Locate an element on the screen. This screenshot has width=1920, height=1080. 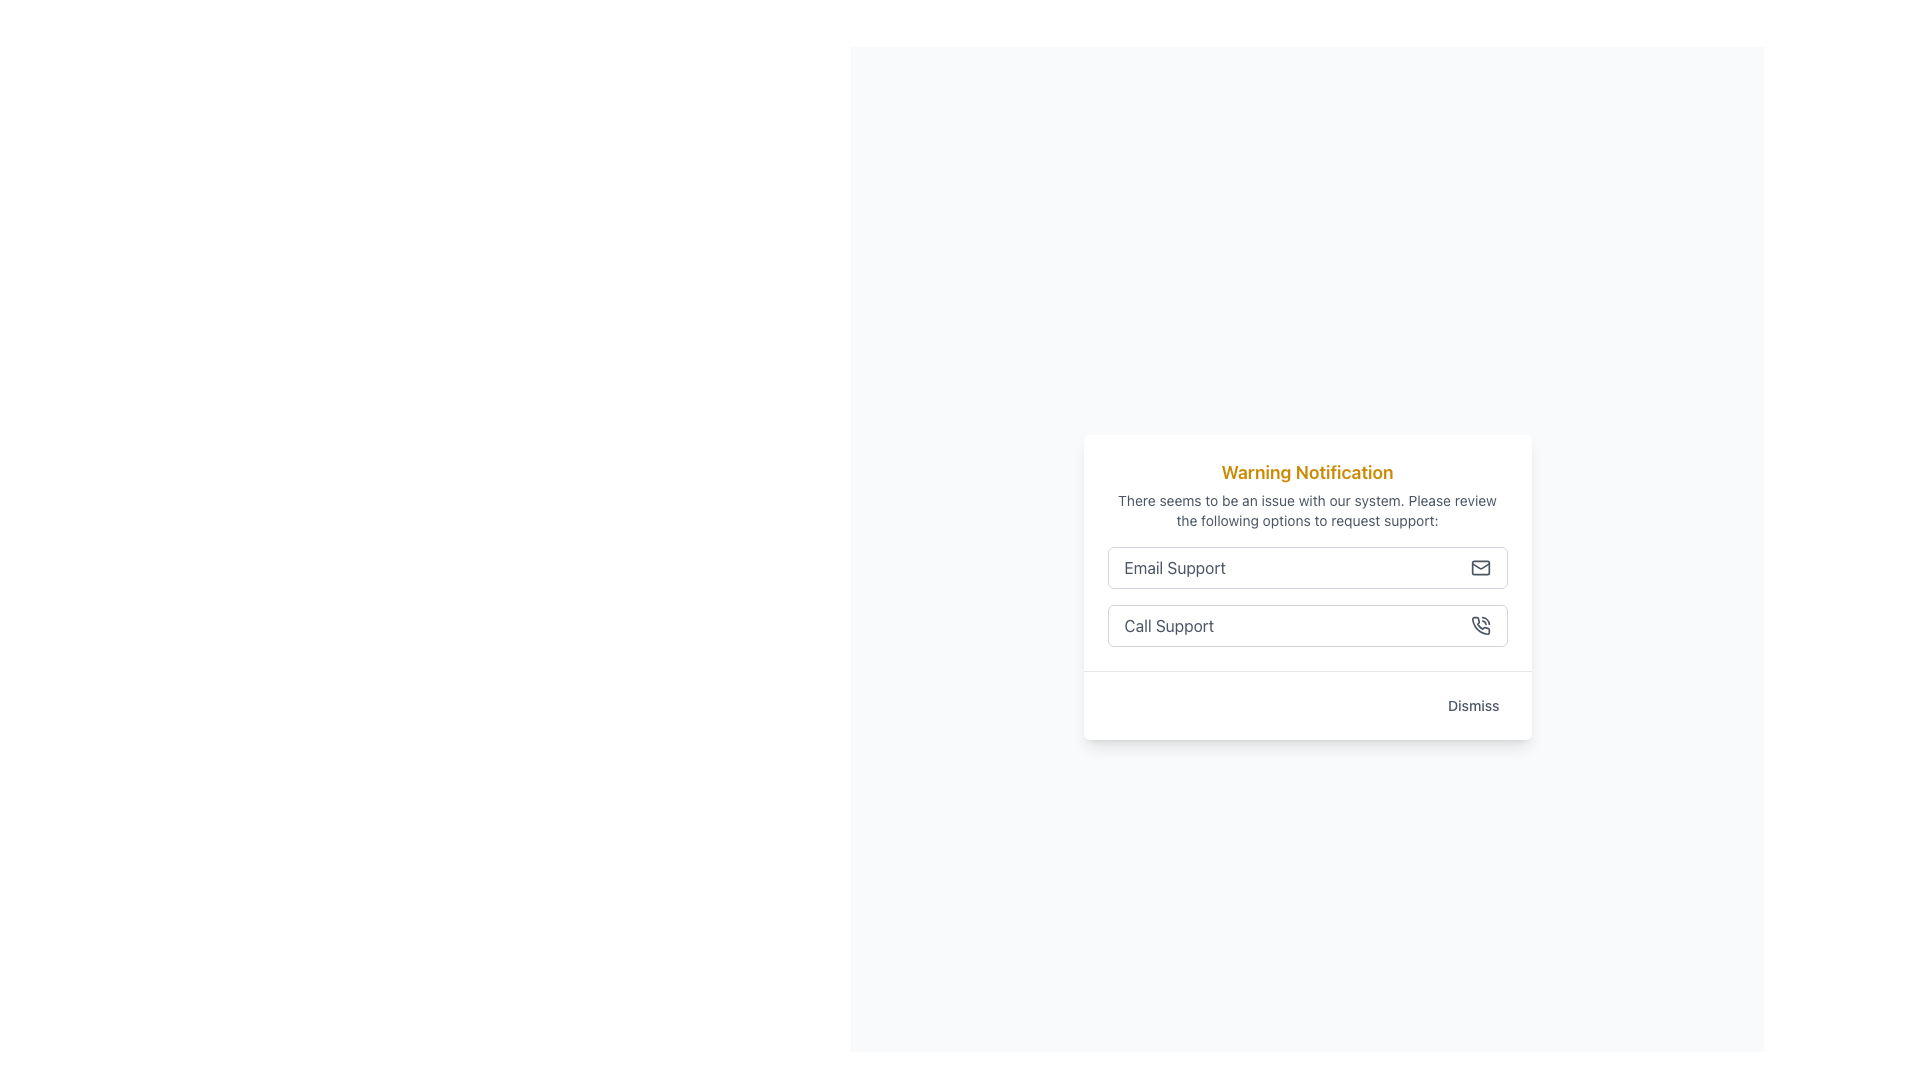
the dismiss button located at the bottom-right corner of the modal is located at coordinates (1473, 704).